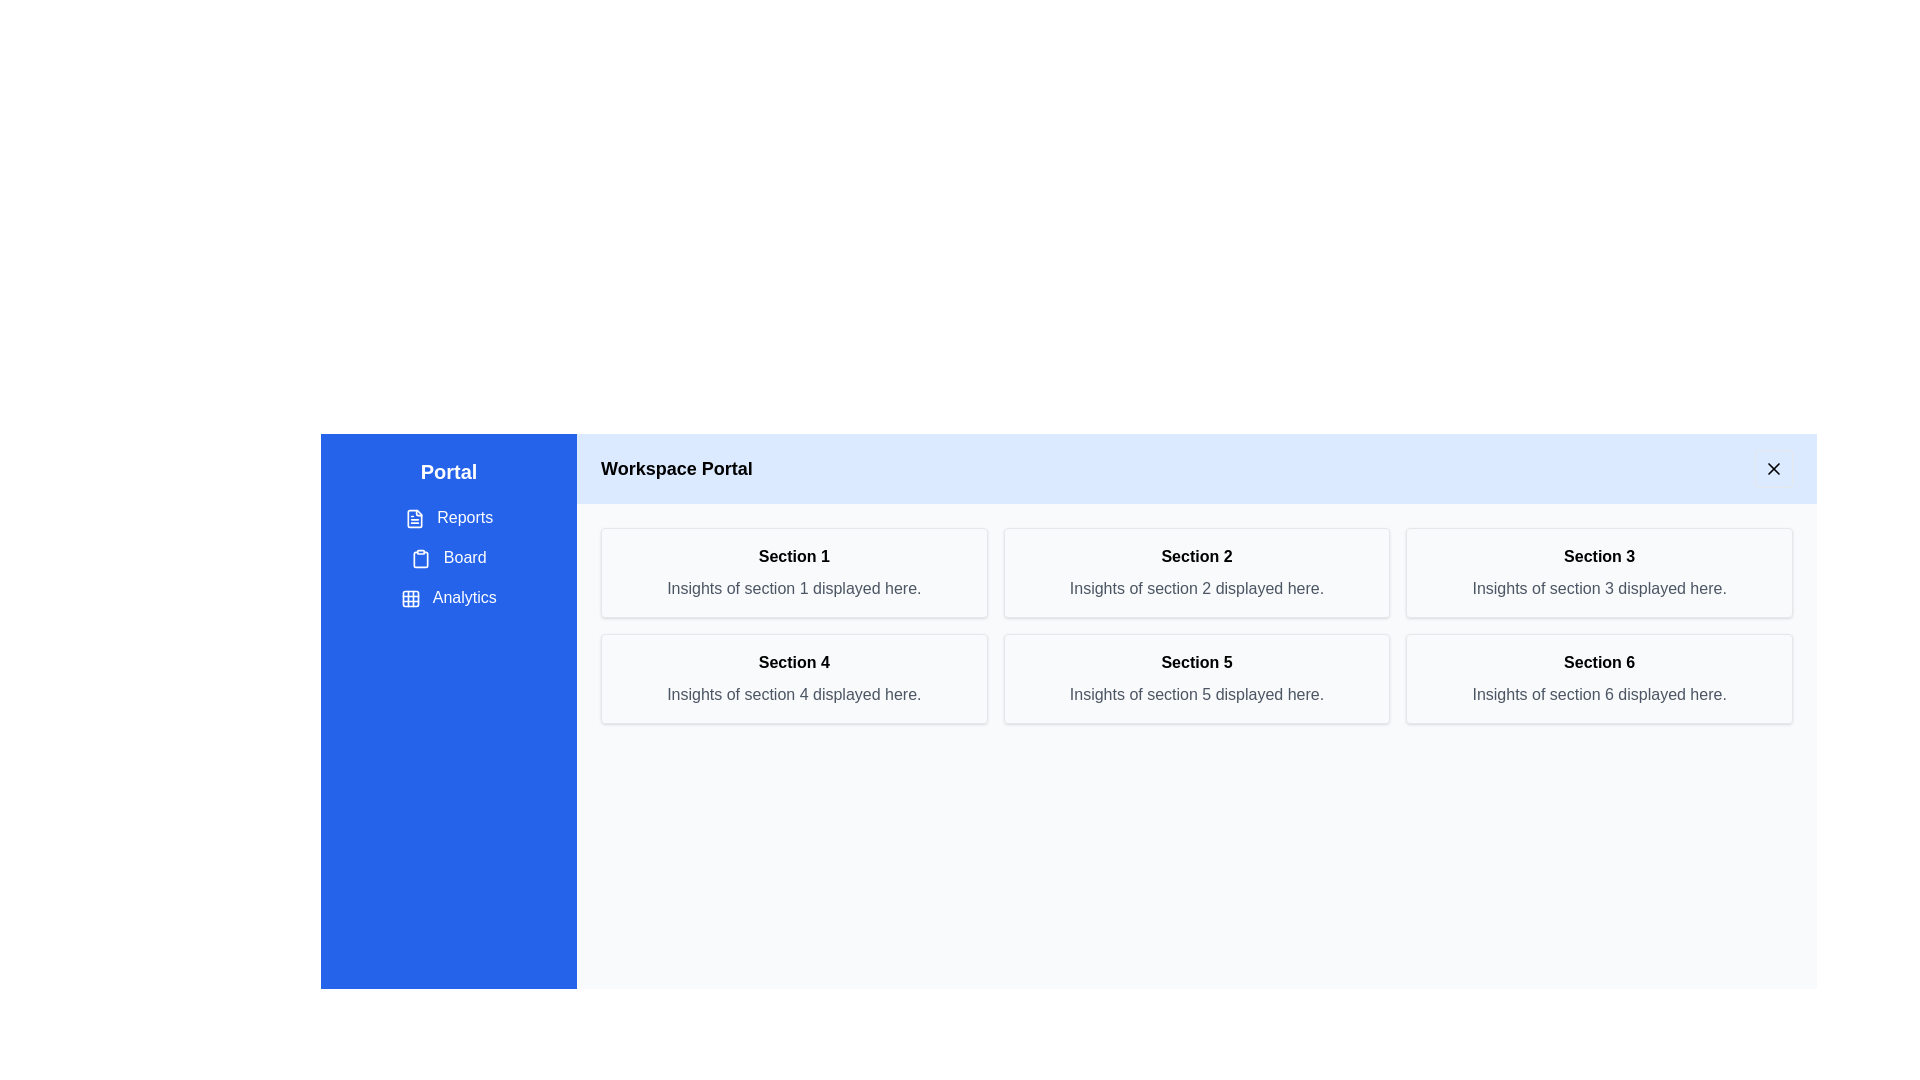 This screenshot has width=1920, height=1080. Describe the element at coordinates (448, 558) in the screenshot. I see `the 'Board' hyperlink with an icon in the 'Portal' sidebar menu` at that location.